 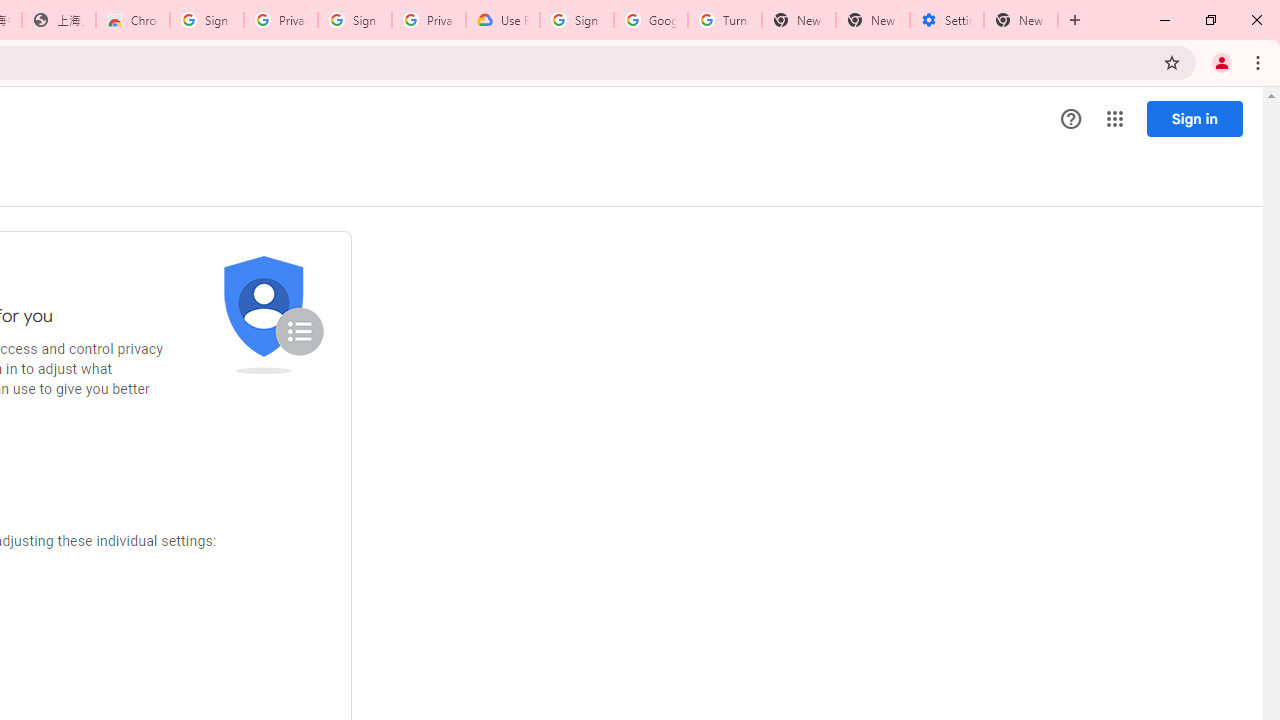 What do you see at coordinates (576, 20) in the screenshot?
I see `'Sign in - Google Accounts'` at bounding box center [576, 20].